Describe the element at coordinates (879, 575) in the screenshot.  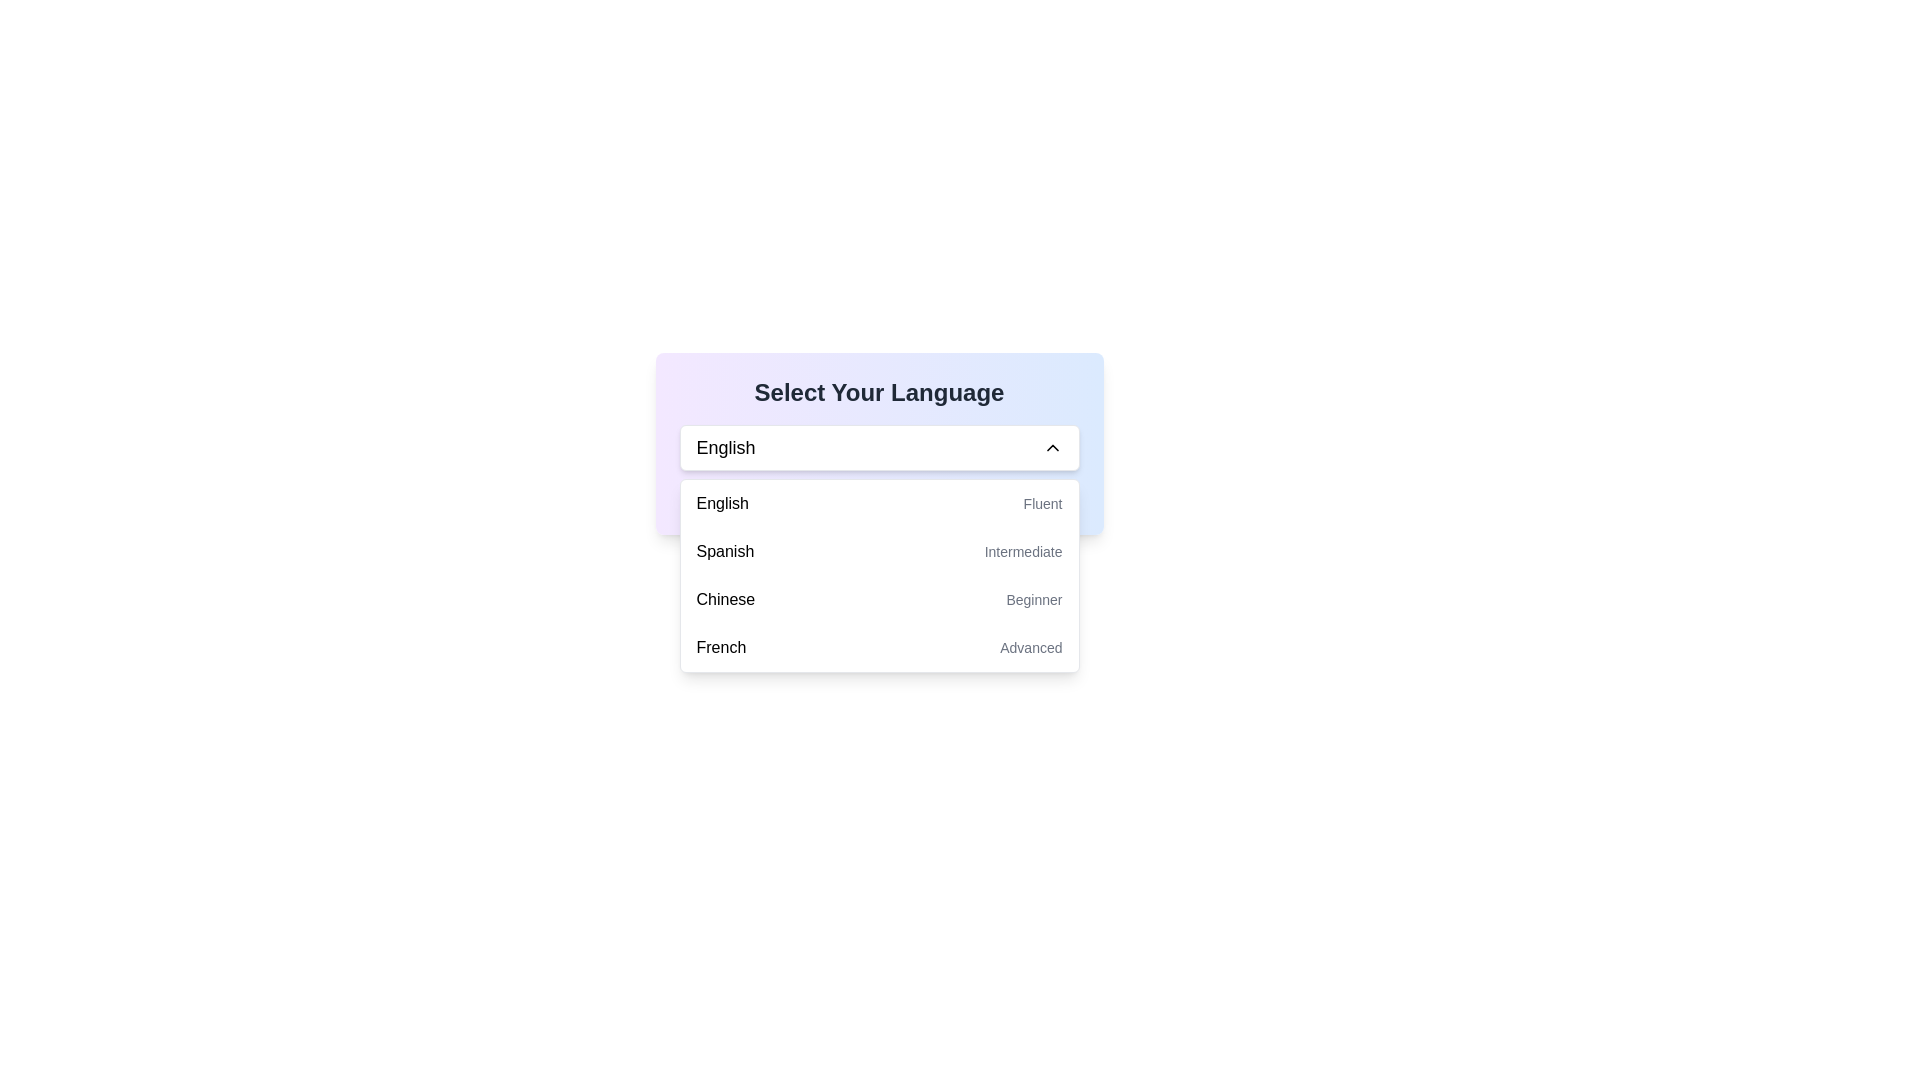
I see `the dropdown list located below the 'English' dropdown button` at that location.